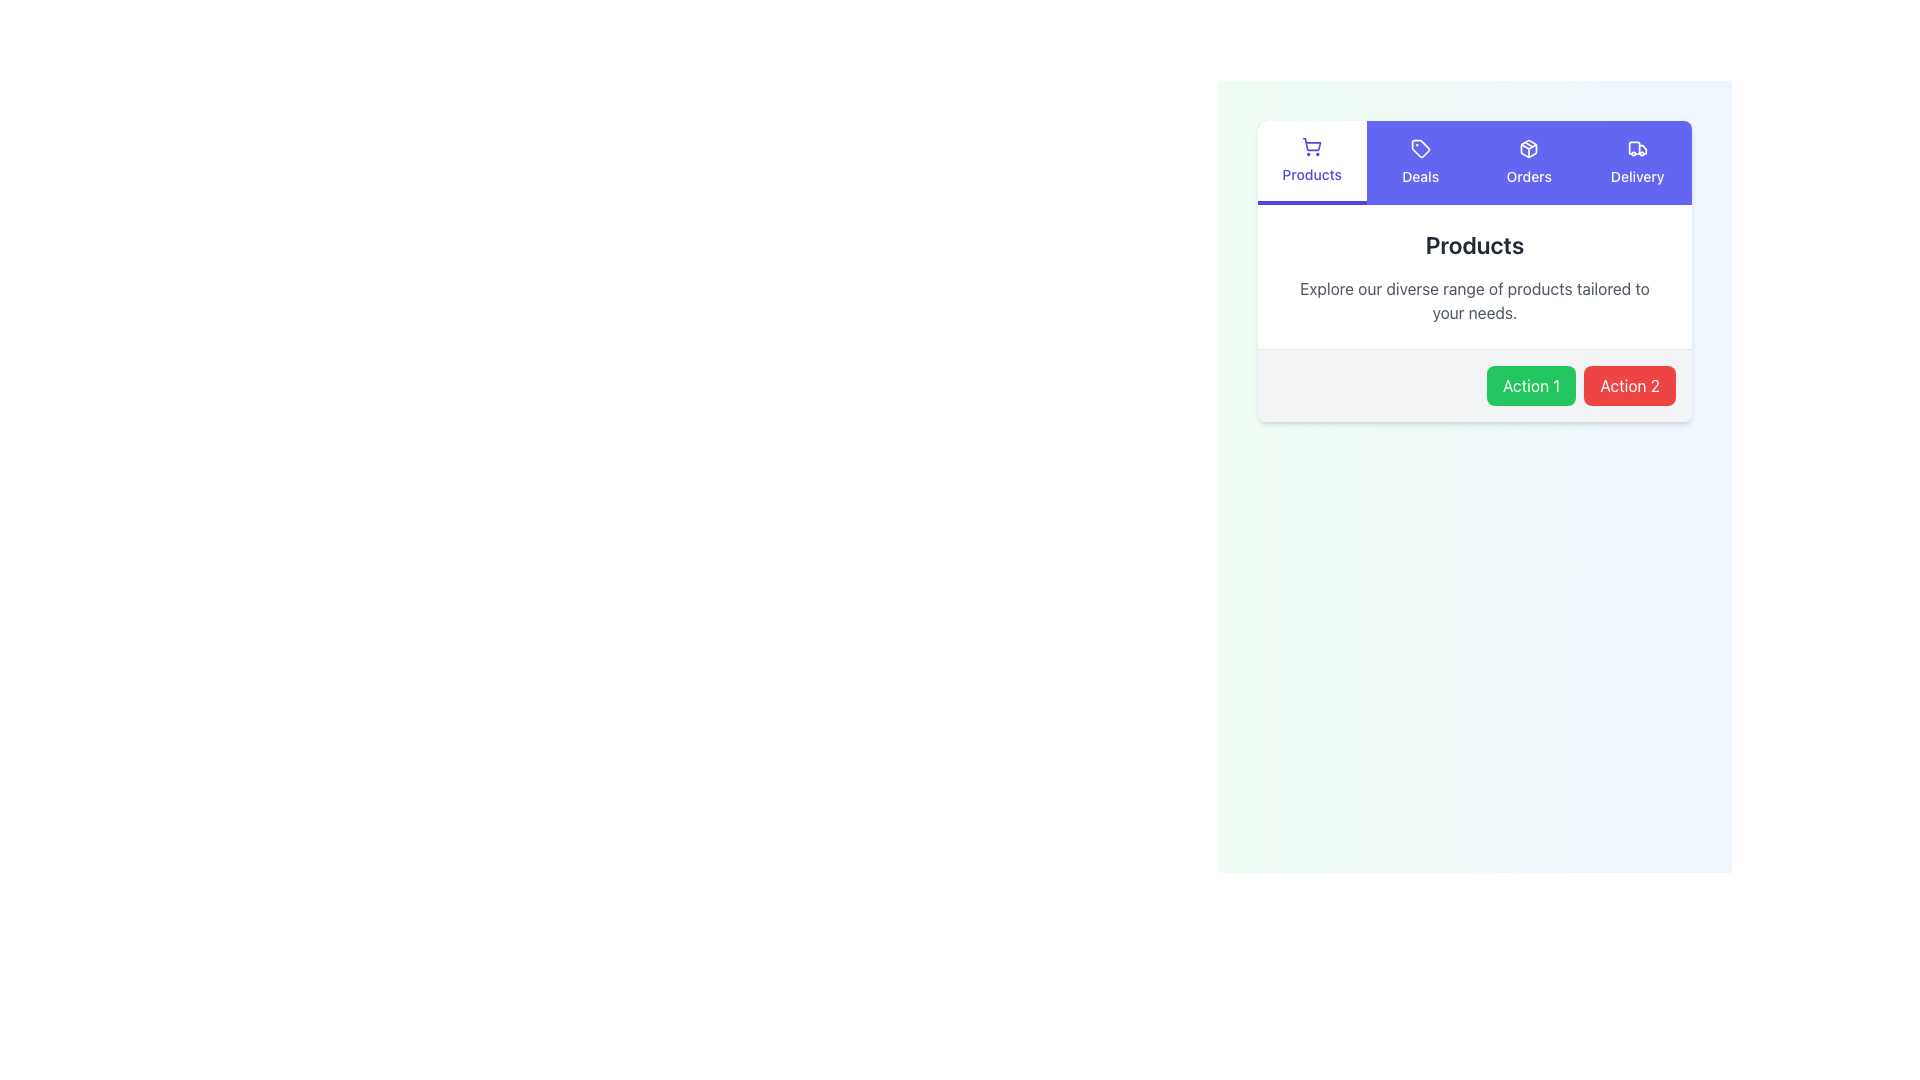  I want to click on the static text display component that introduces the 'Products' section, which includes a heading and paragraph, located centrally below the navigation bar and above the action buttons, so click(1474, 277).